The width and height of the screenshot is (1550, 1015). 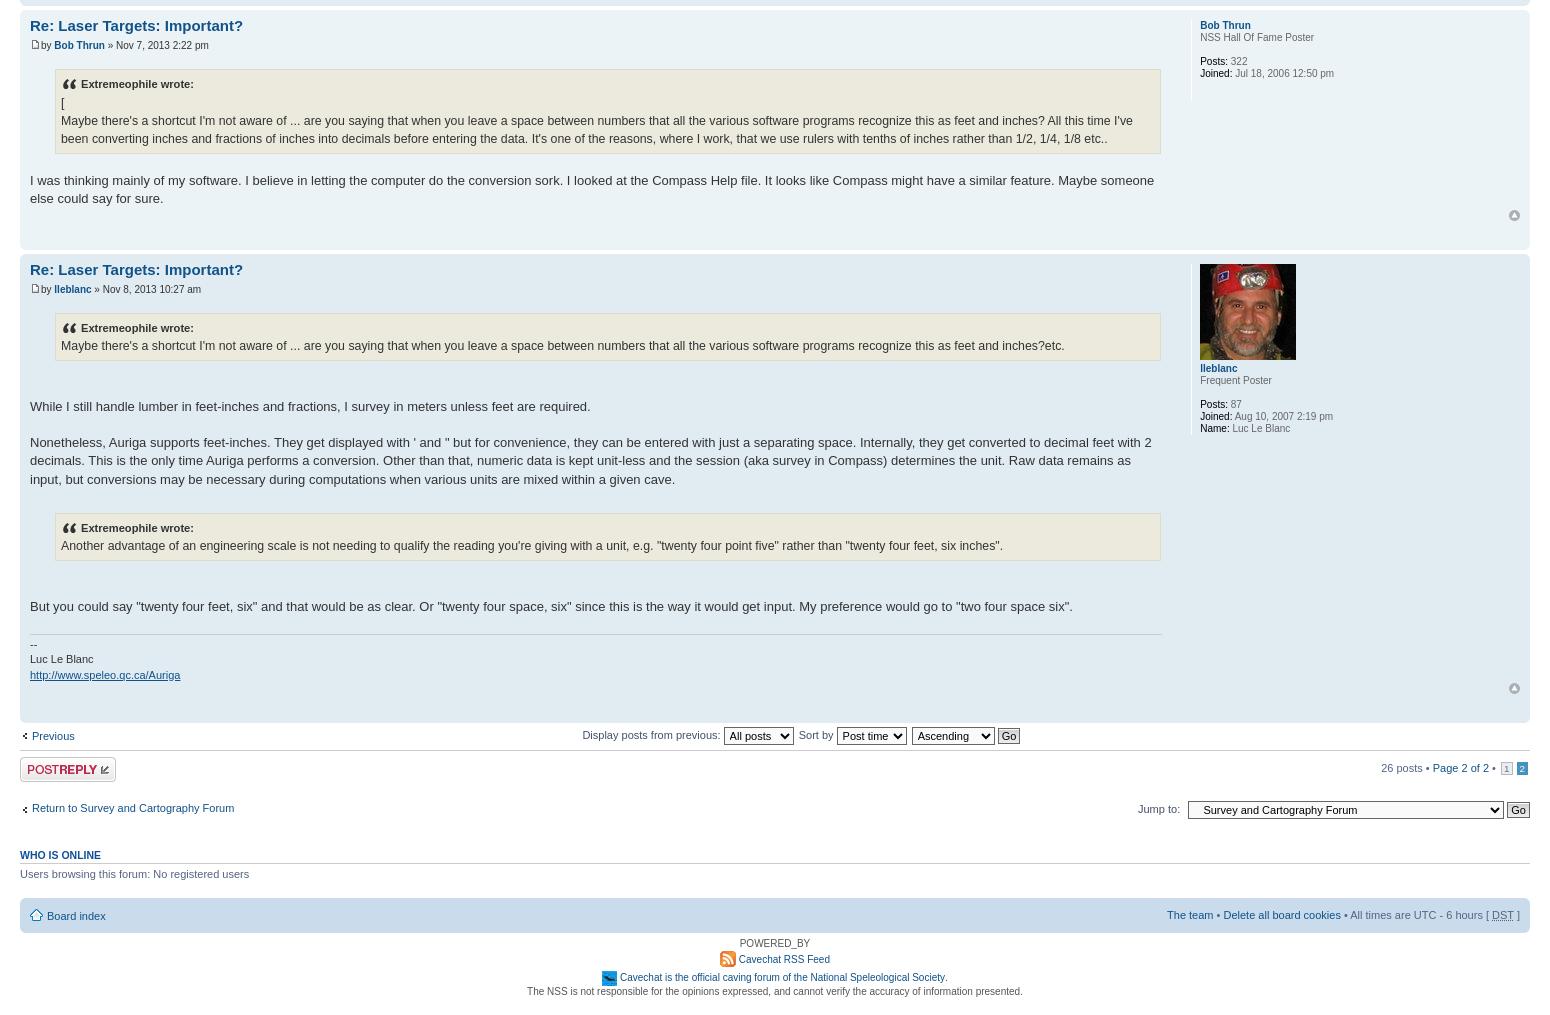 What do you see at coordinates (1256, 35) in the screenshot?
I see `'NSS Hall Of Fame Poster'` at bounding box center [1256, 35].